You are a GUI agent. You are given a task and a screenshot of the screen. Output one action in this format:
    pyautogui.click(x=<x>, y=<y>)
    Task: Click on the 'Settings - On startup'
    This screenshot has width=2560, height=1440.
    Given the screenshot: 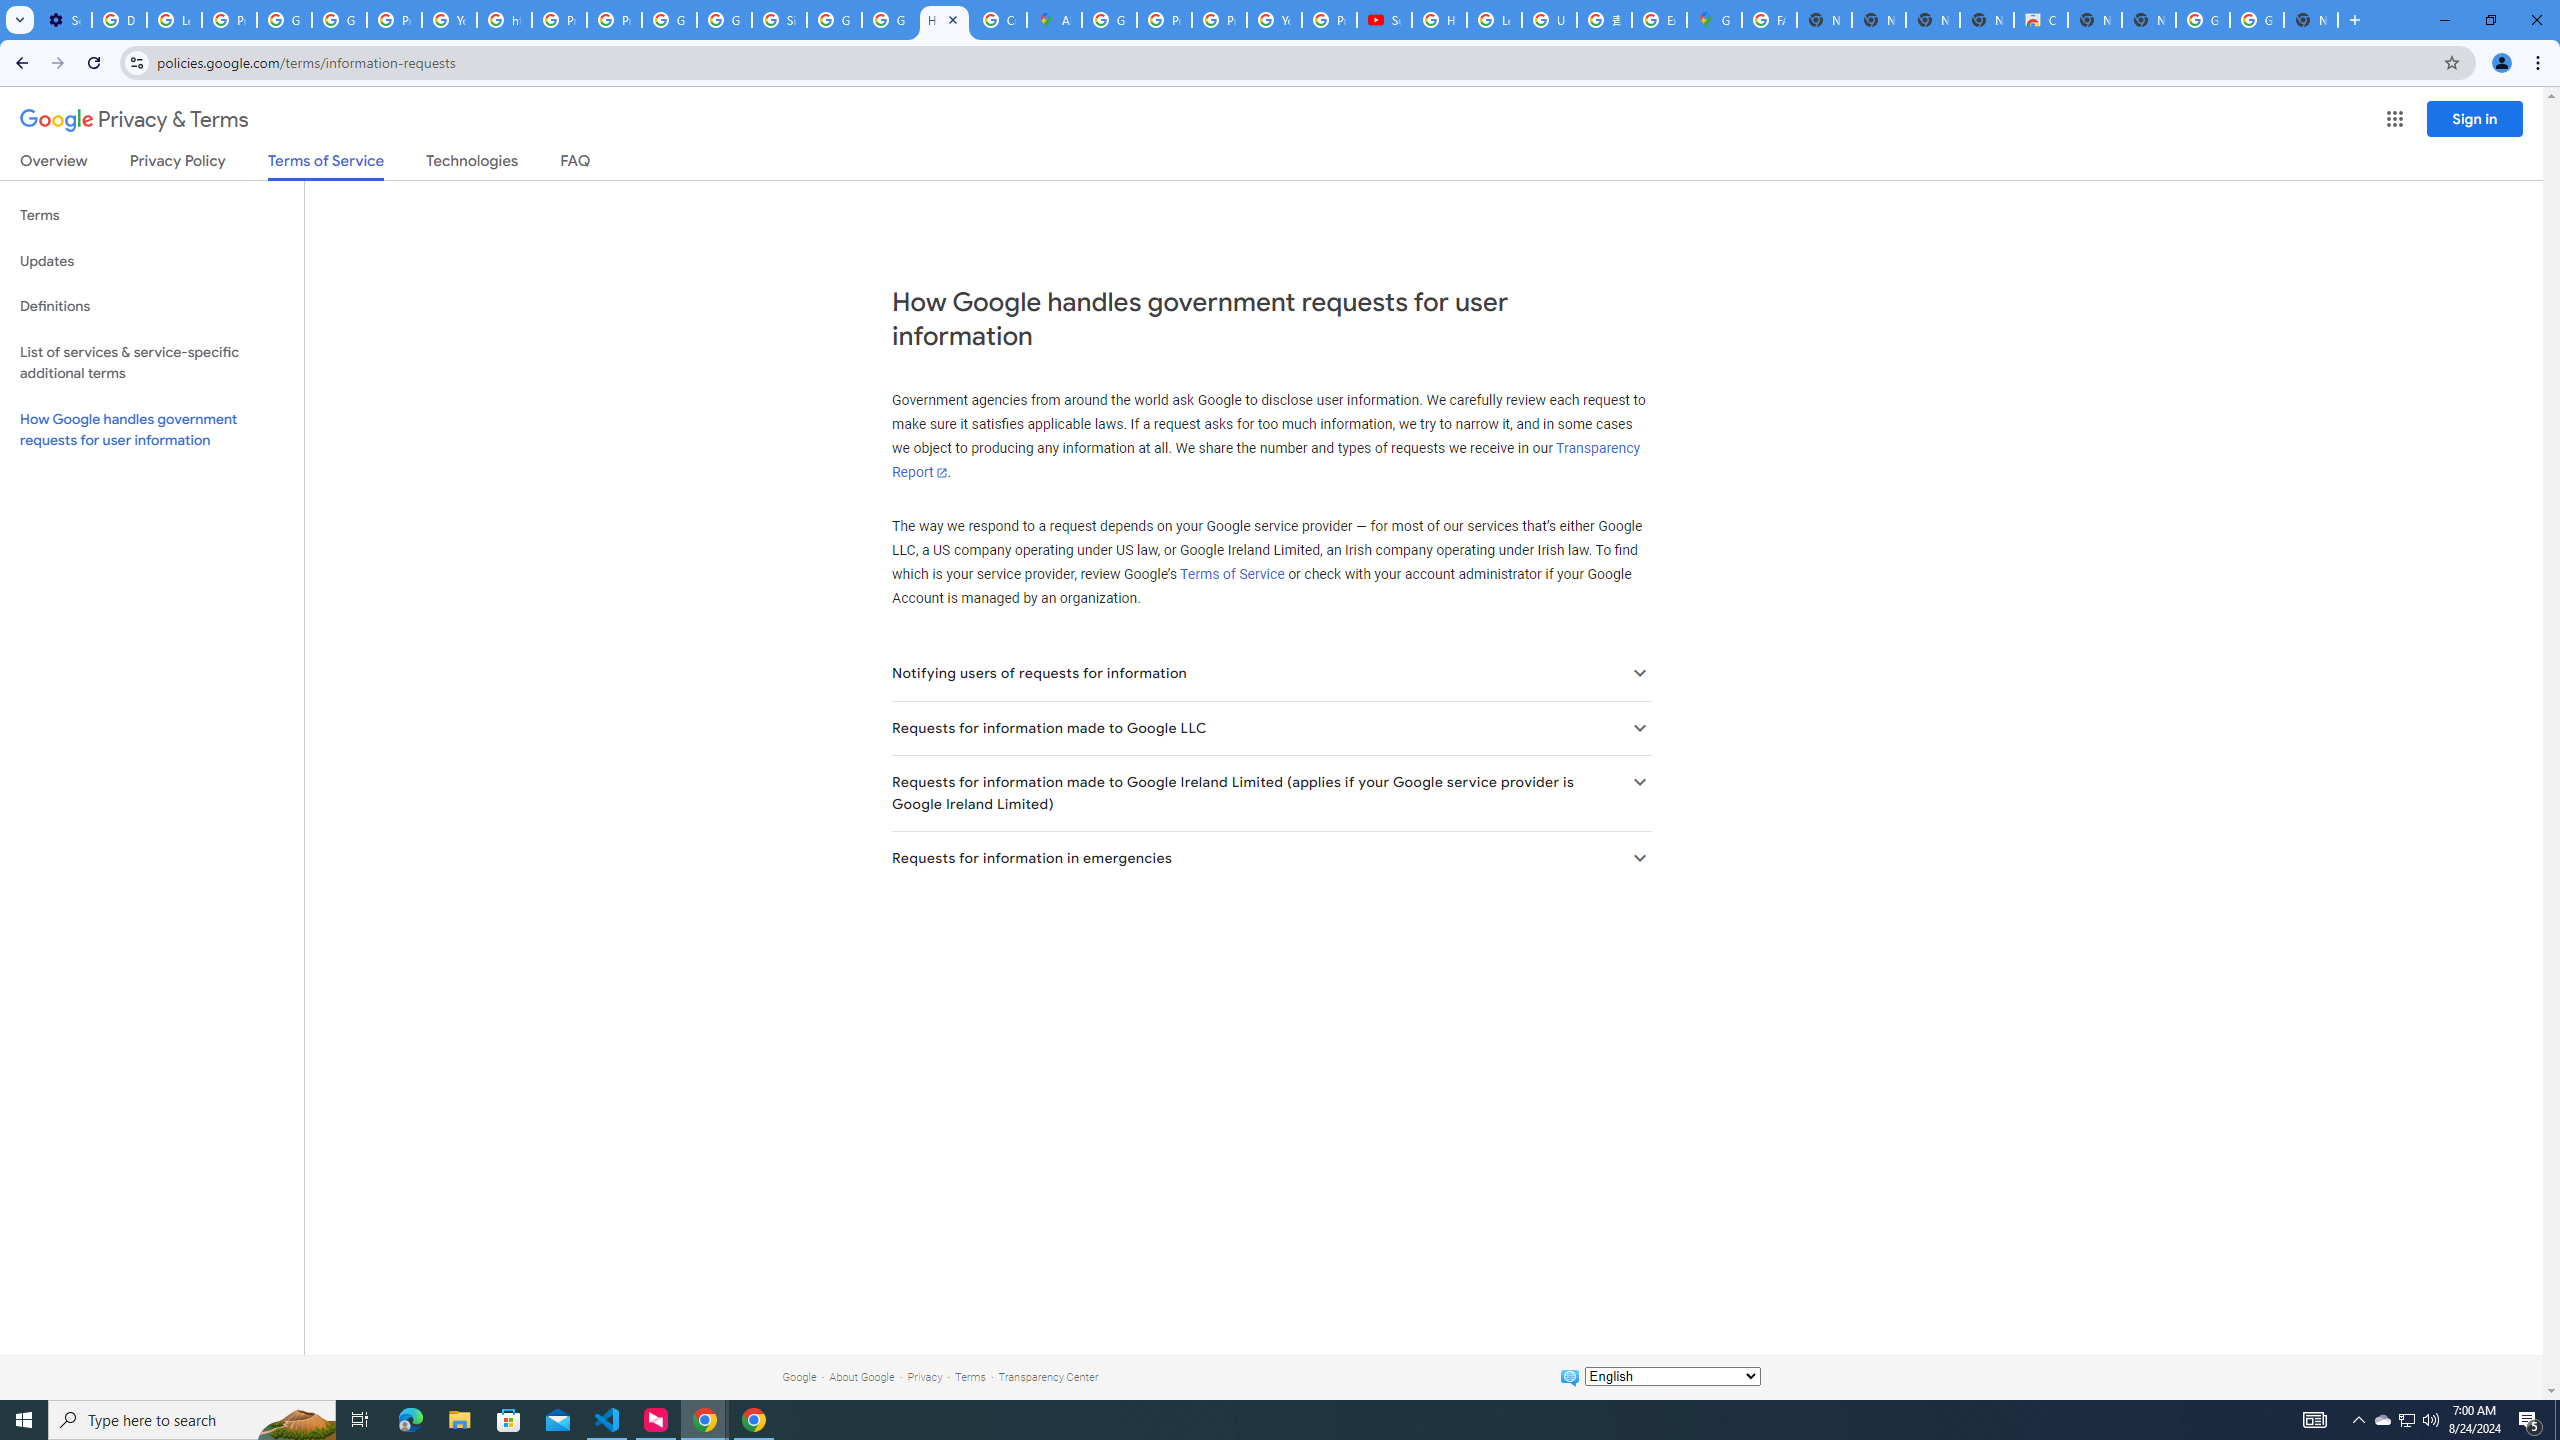 What is the action you would take?
    pyautogui.click(x=64, y=19)
    